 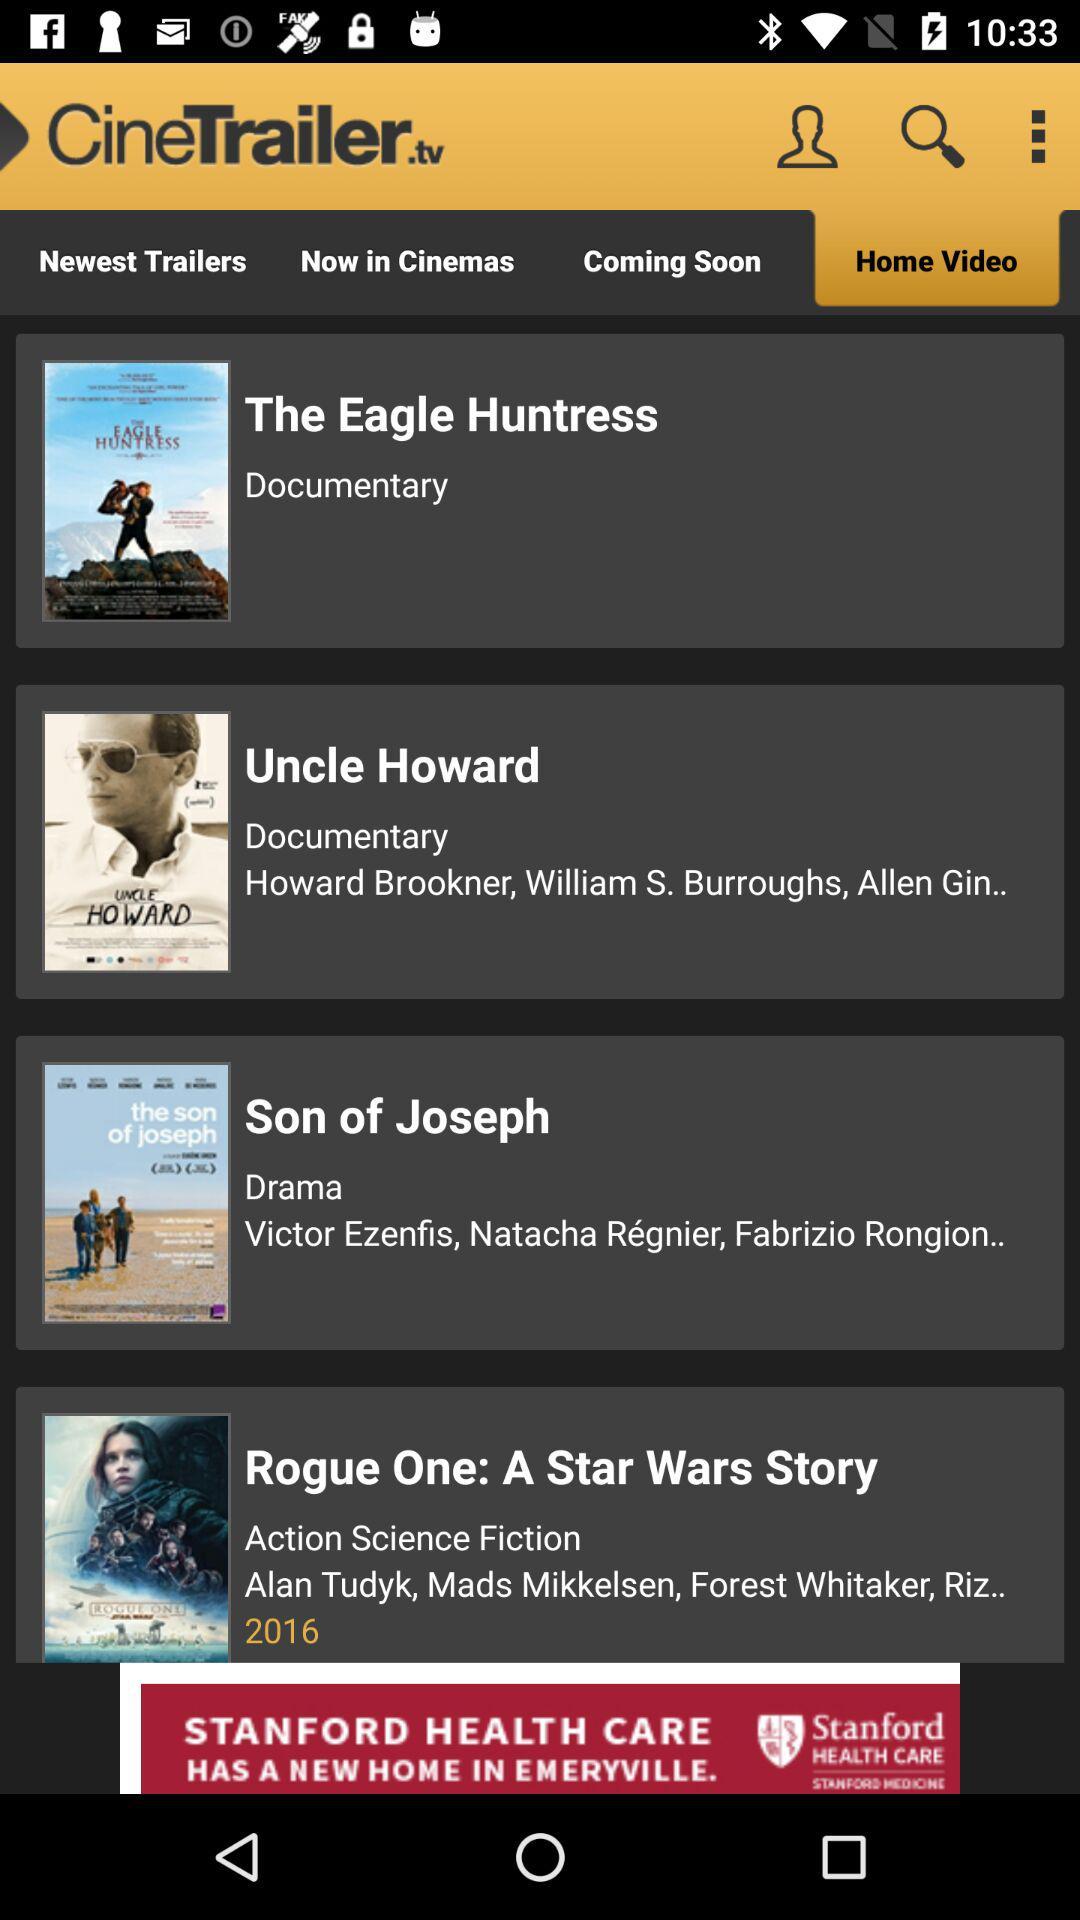 I want to click on the item below the drama, so click(x=628, y=1231).